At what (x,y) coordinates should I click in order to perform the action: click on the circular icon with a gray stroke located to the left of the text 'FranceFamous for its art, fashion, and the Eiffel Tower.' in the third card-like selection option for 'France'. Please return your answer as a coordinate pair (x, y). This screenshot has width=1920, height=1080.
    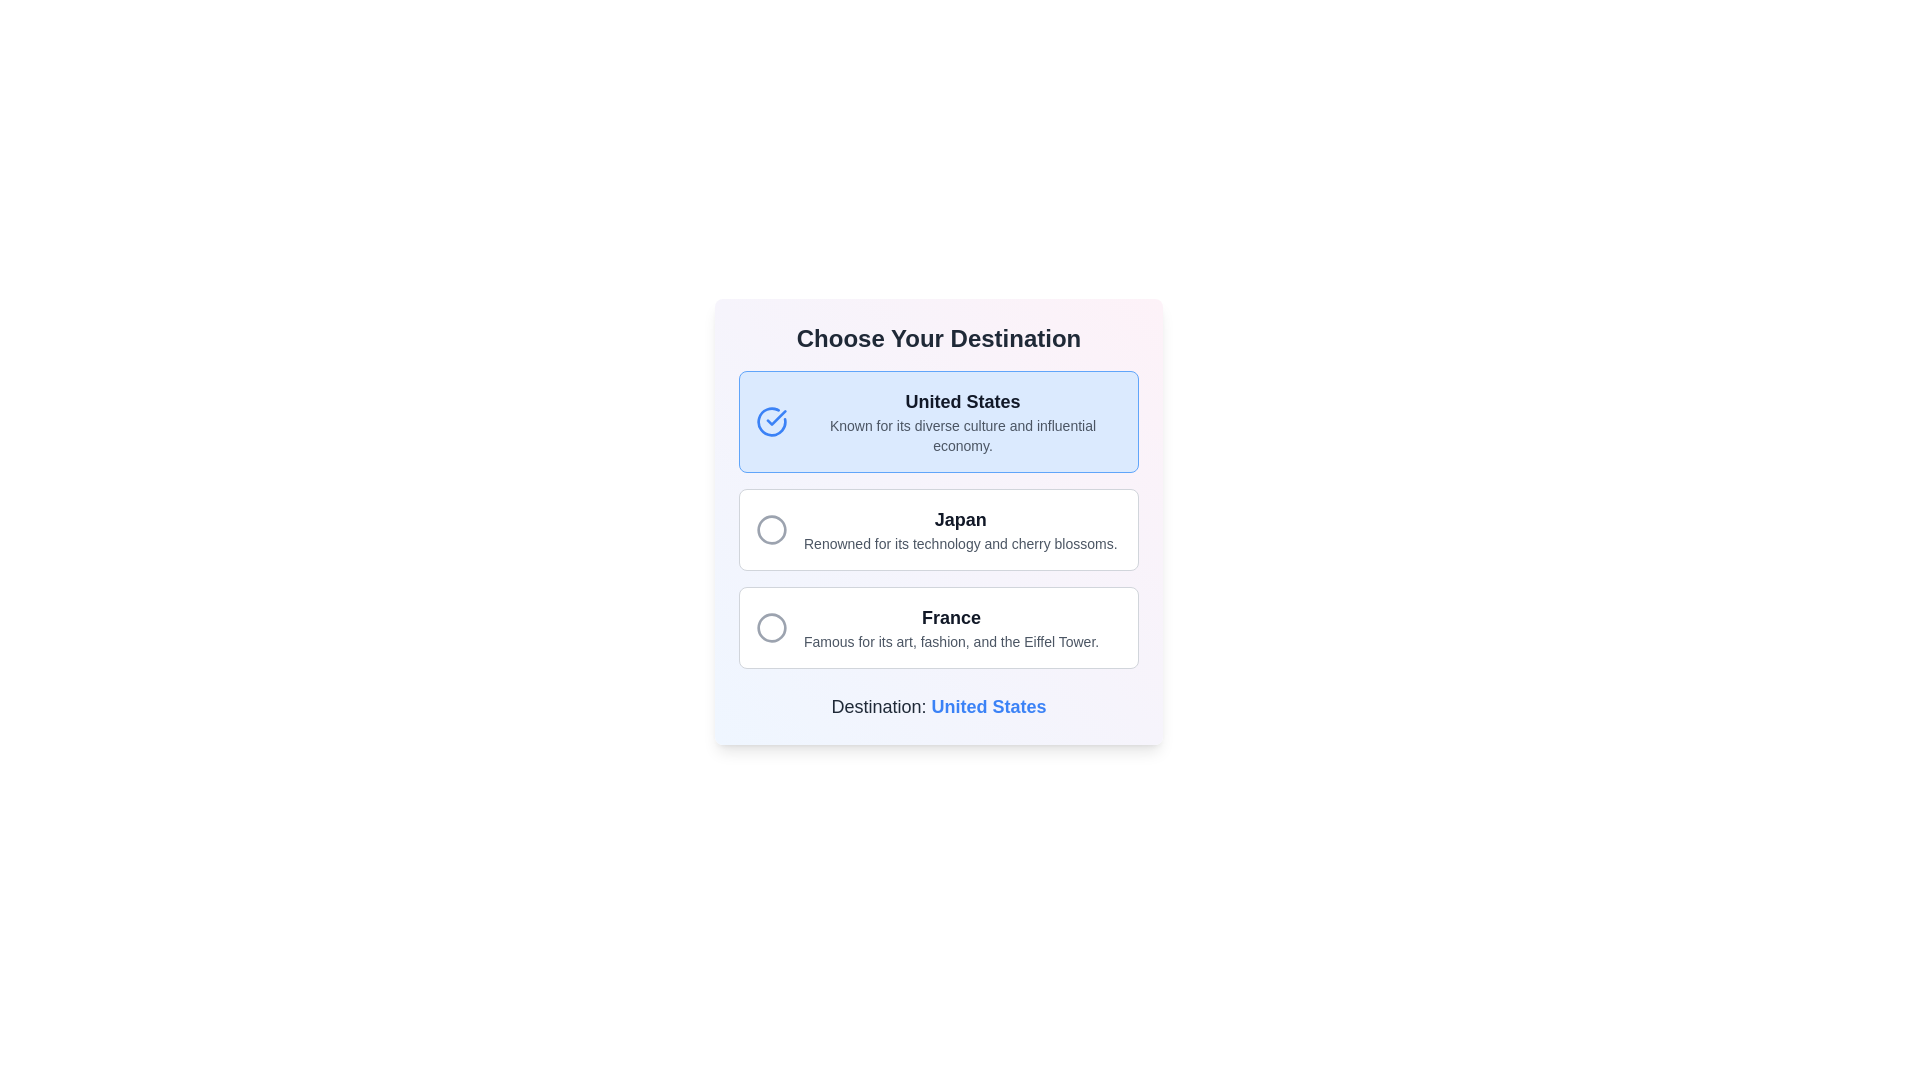
    Looking at the image, I should click on (778, 627).